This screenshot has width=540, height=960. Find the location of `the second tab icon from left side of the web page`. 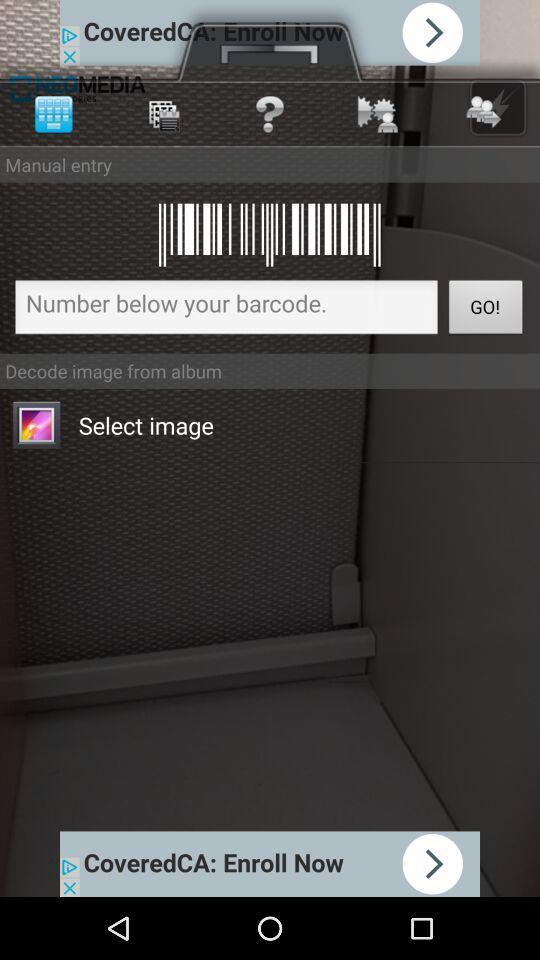

the second tab icon from left side of the web page is located at coordinates (160, 114).